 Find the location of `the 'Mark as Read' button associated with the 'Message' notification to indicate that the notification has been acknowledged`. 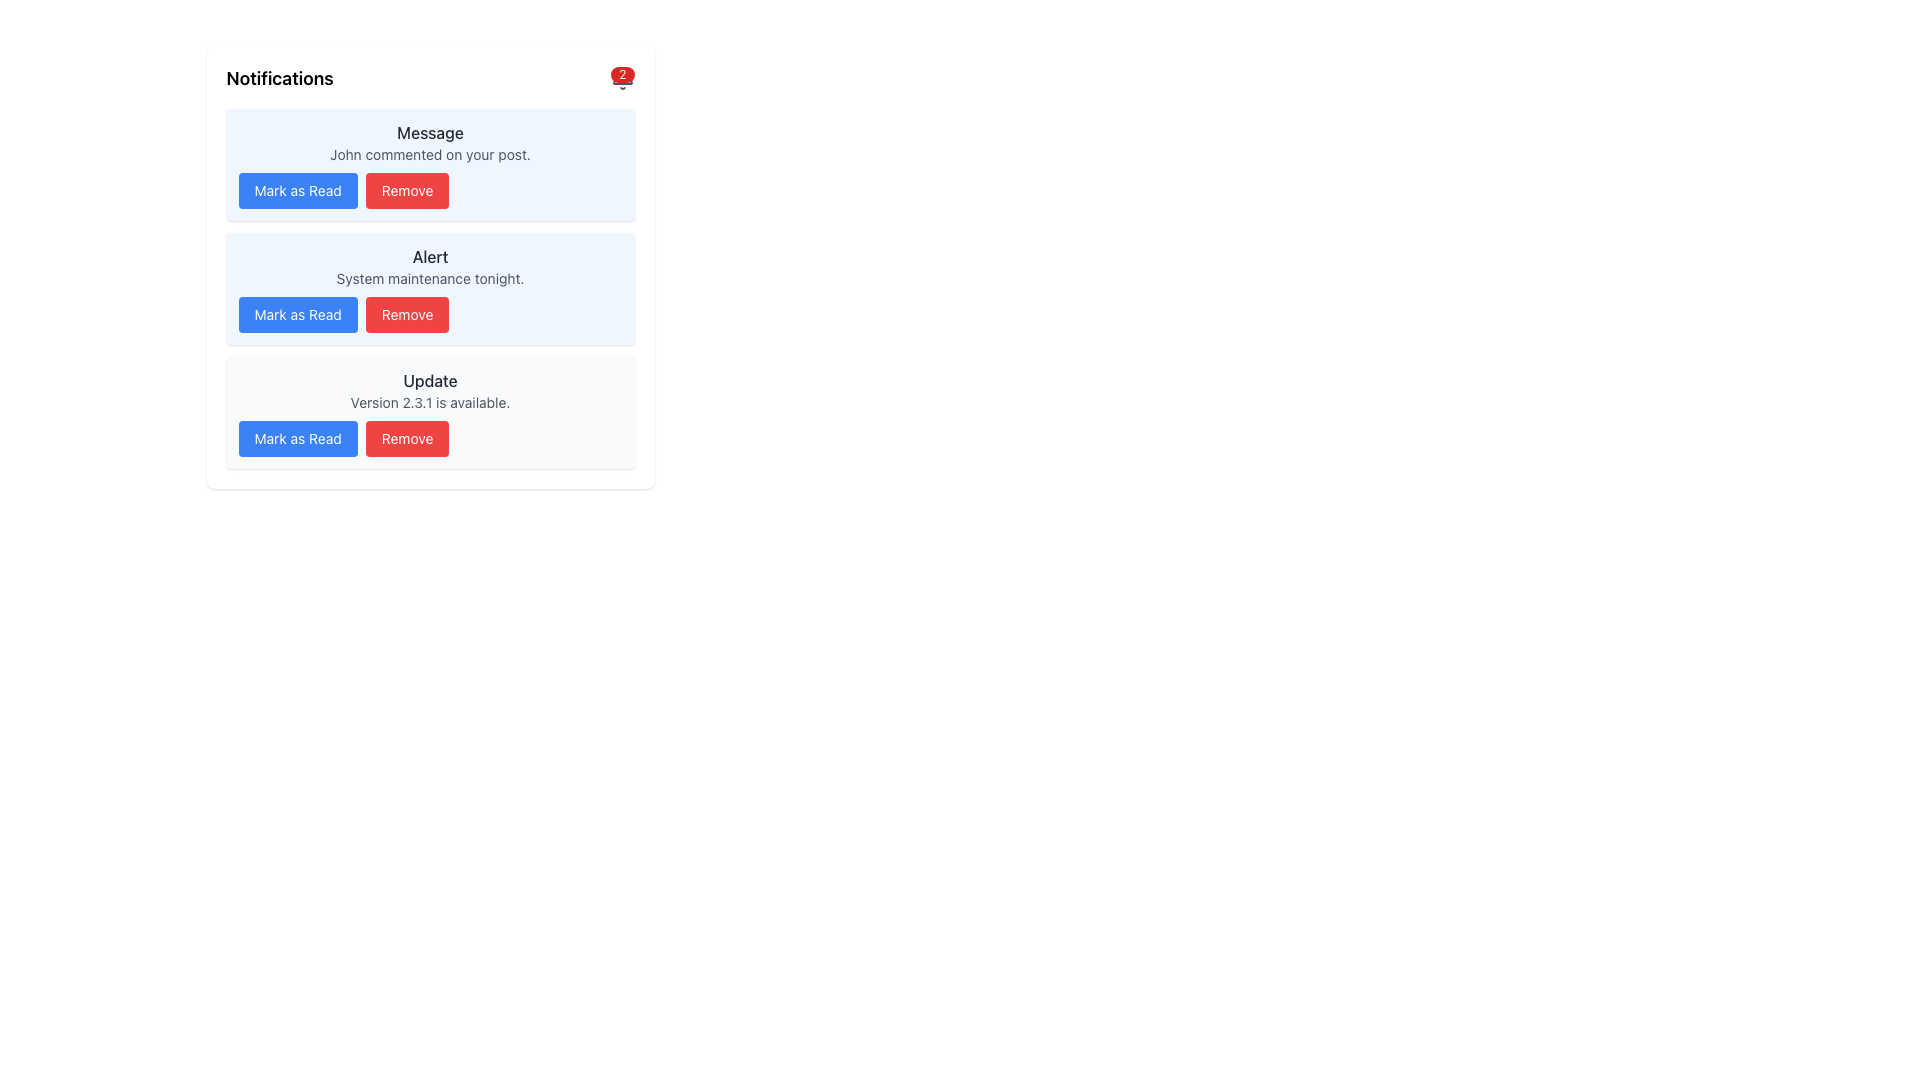

the 'Mark as Read' button associated with the 'Message' notification to indicate that the notification has been acknowledged is located at coordinates (297, 191).